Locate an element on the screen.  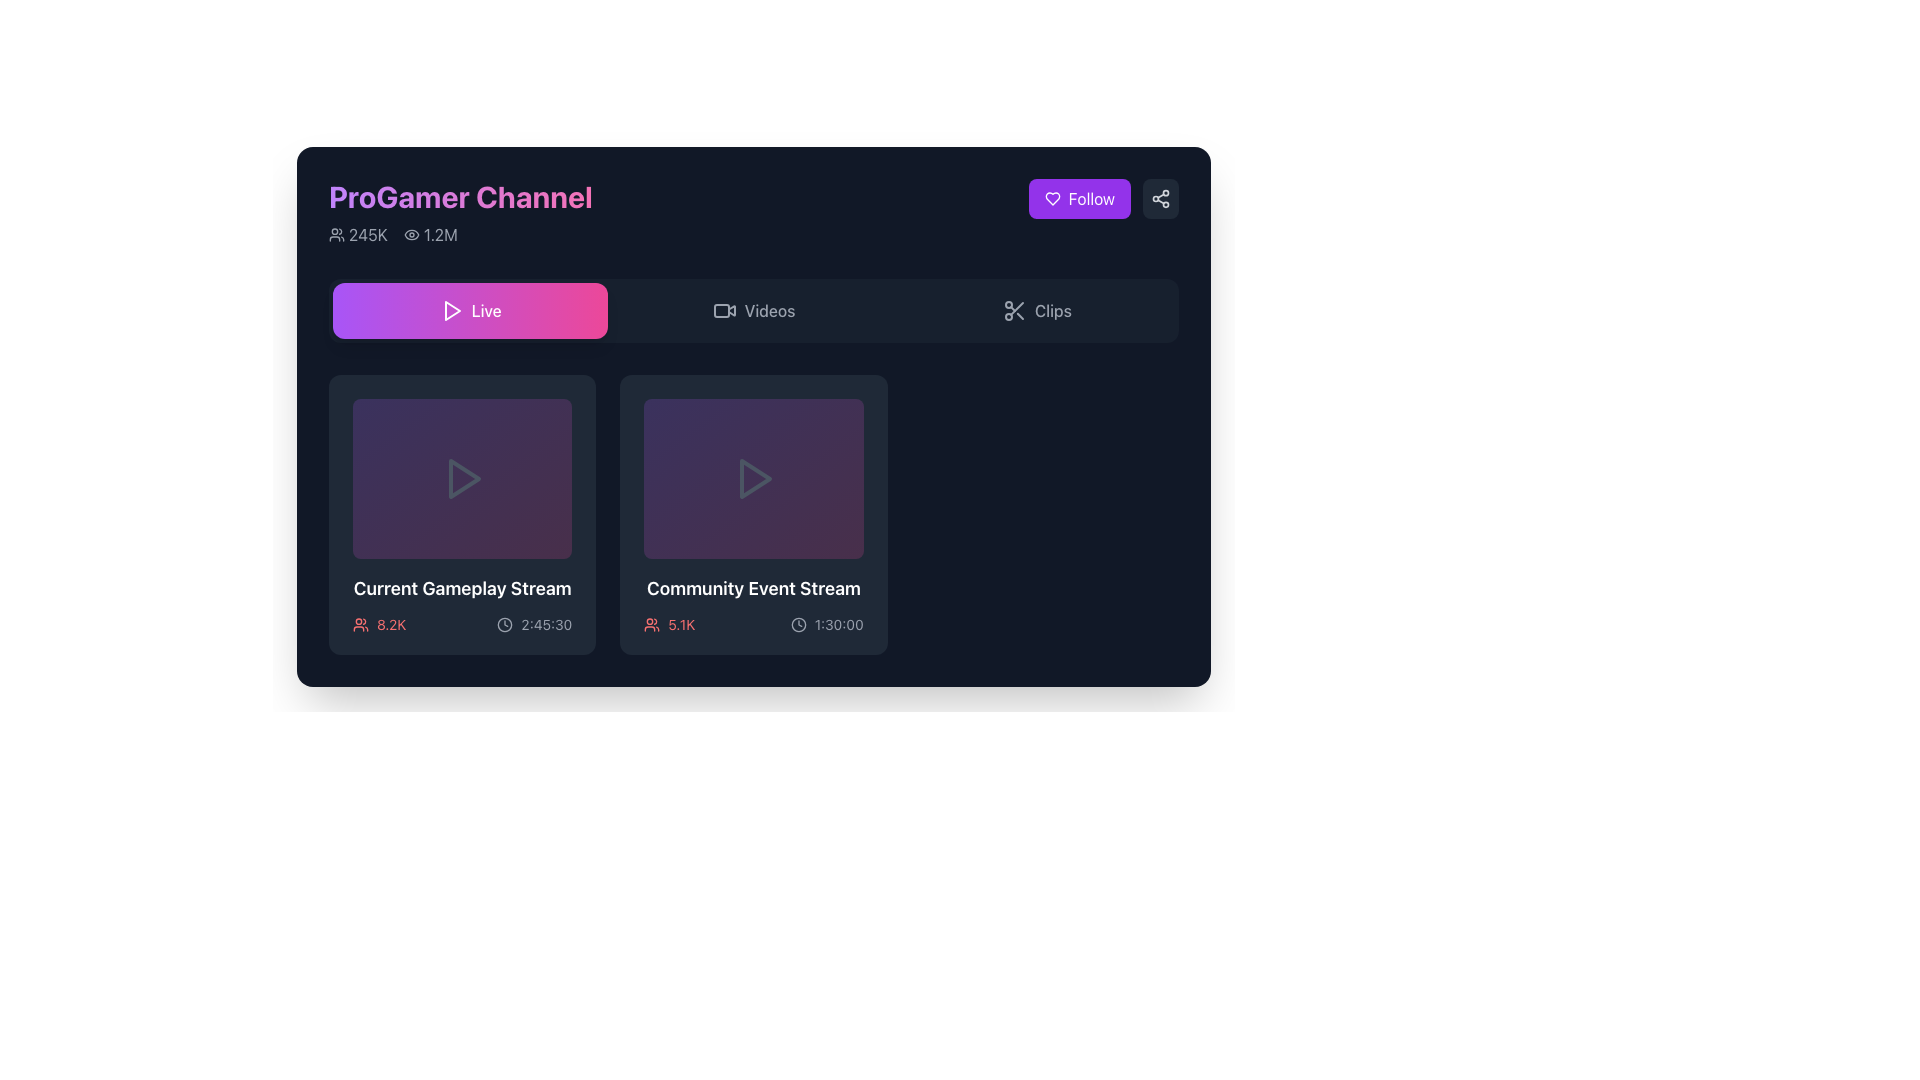
the share button represented by three connected circles in a triangular layout, located at the top-right corner of the interface is located at coordinates (1161, 199).